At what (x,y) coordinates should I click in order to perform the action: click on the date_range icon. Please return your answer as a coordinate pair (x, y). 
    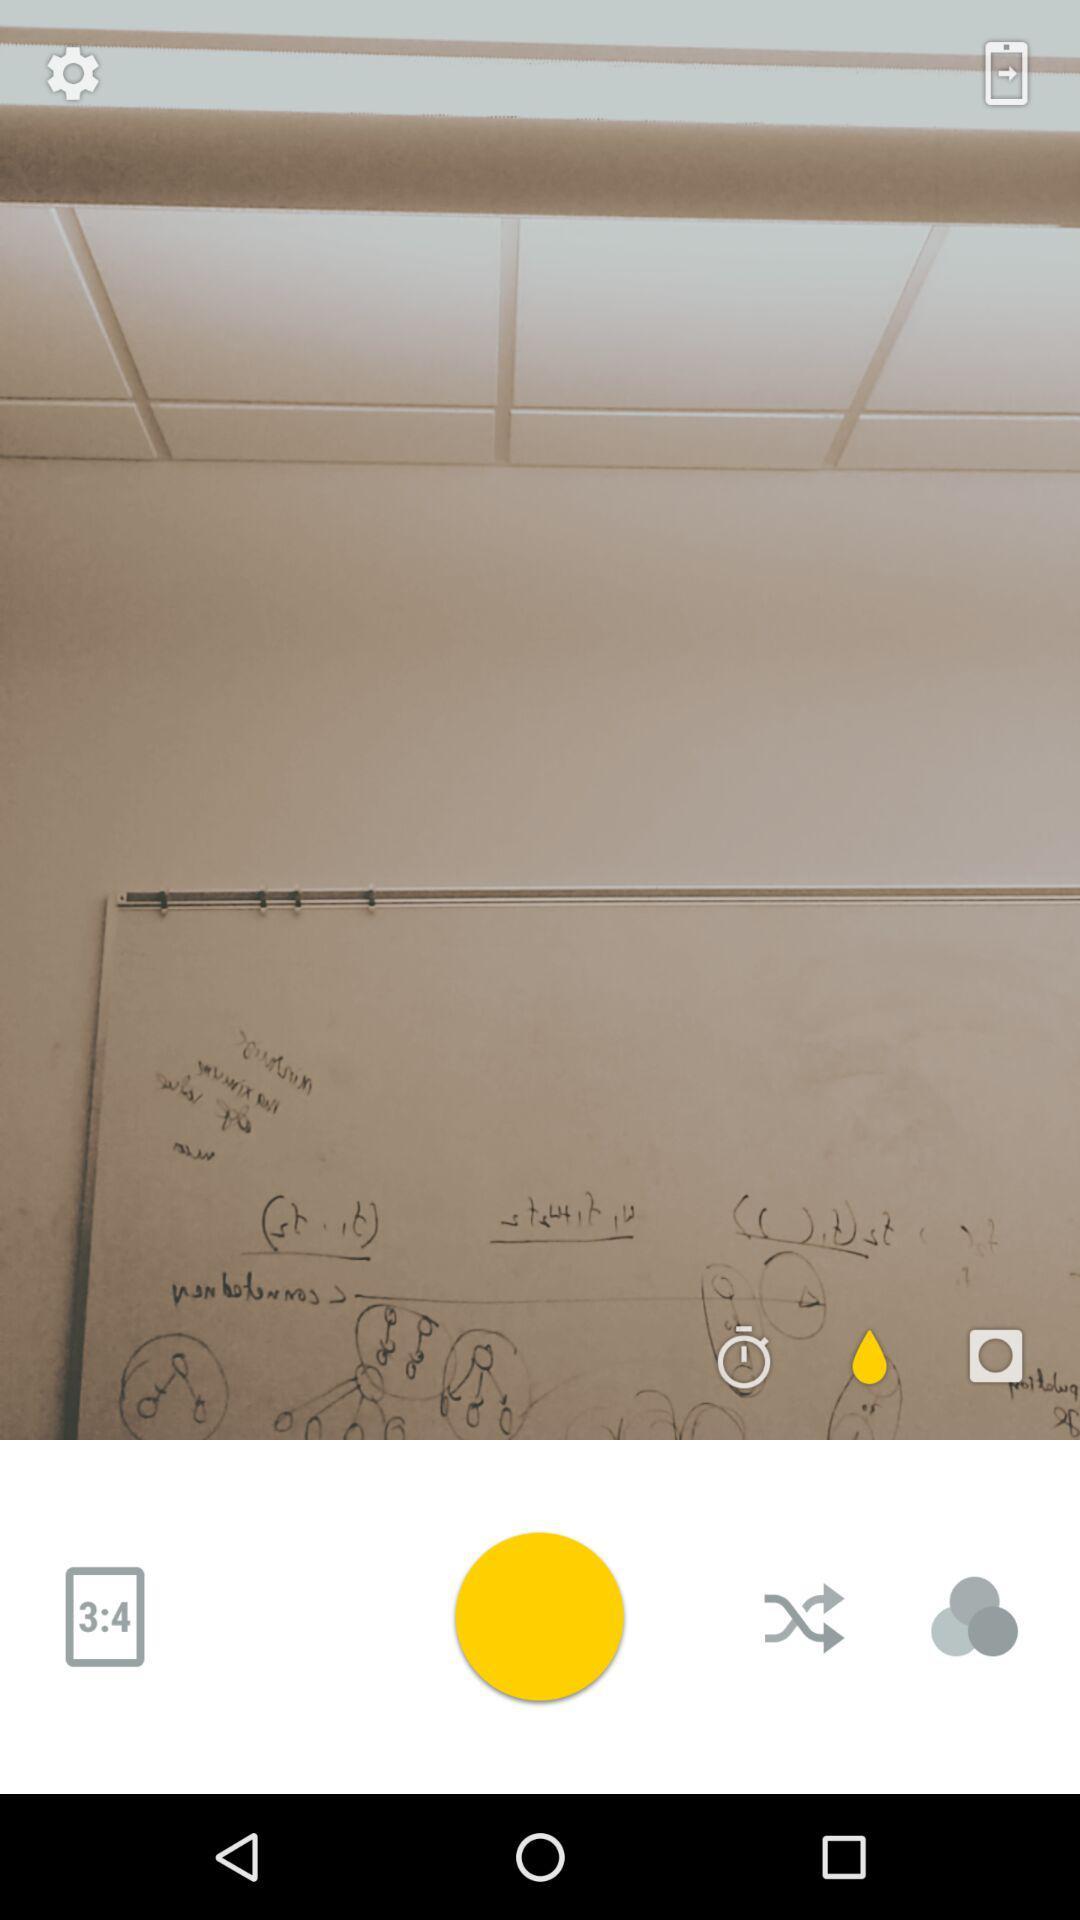
    Looking at the image, I should click on (1006, 73).